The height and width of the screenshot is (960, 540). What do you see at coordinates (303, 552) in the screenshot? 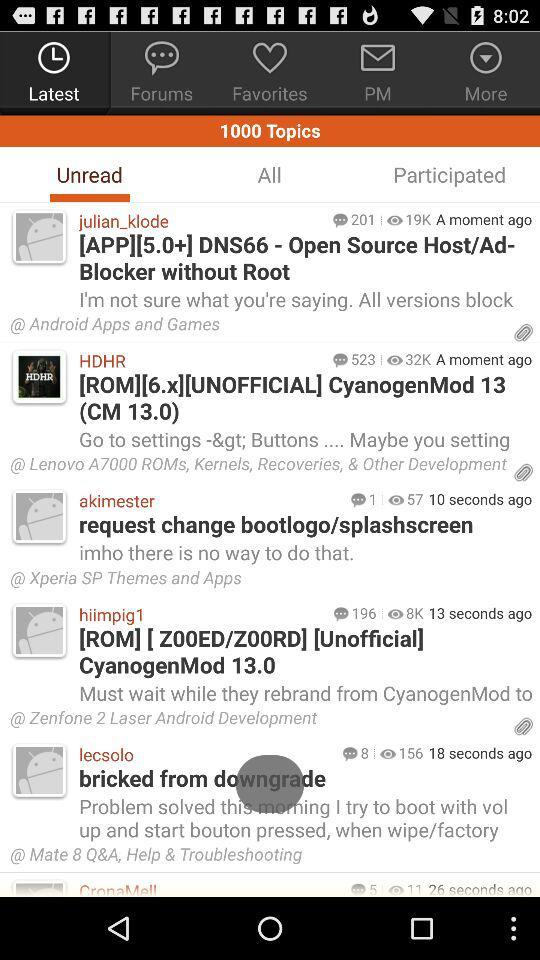
I see `the imho there is app` at bounding box center [303, 552].